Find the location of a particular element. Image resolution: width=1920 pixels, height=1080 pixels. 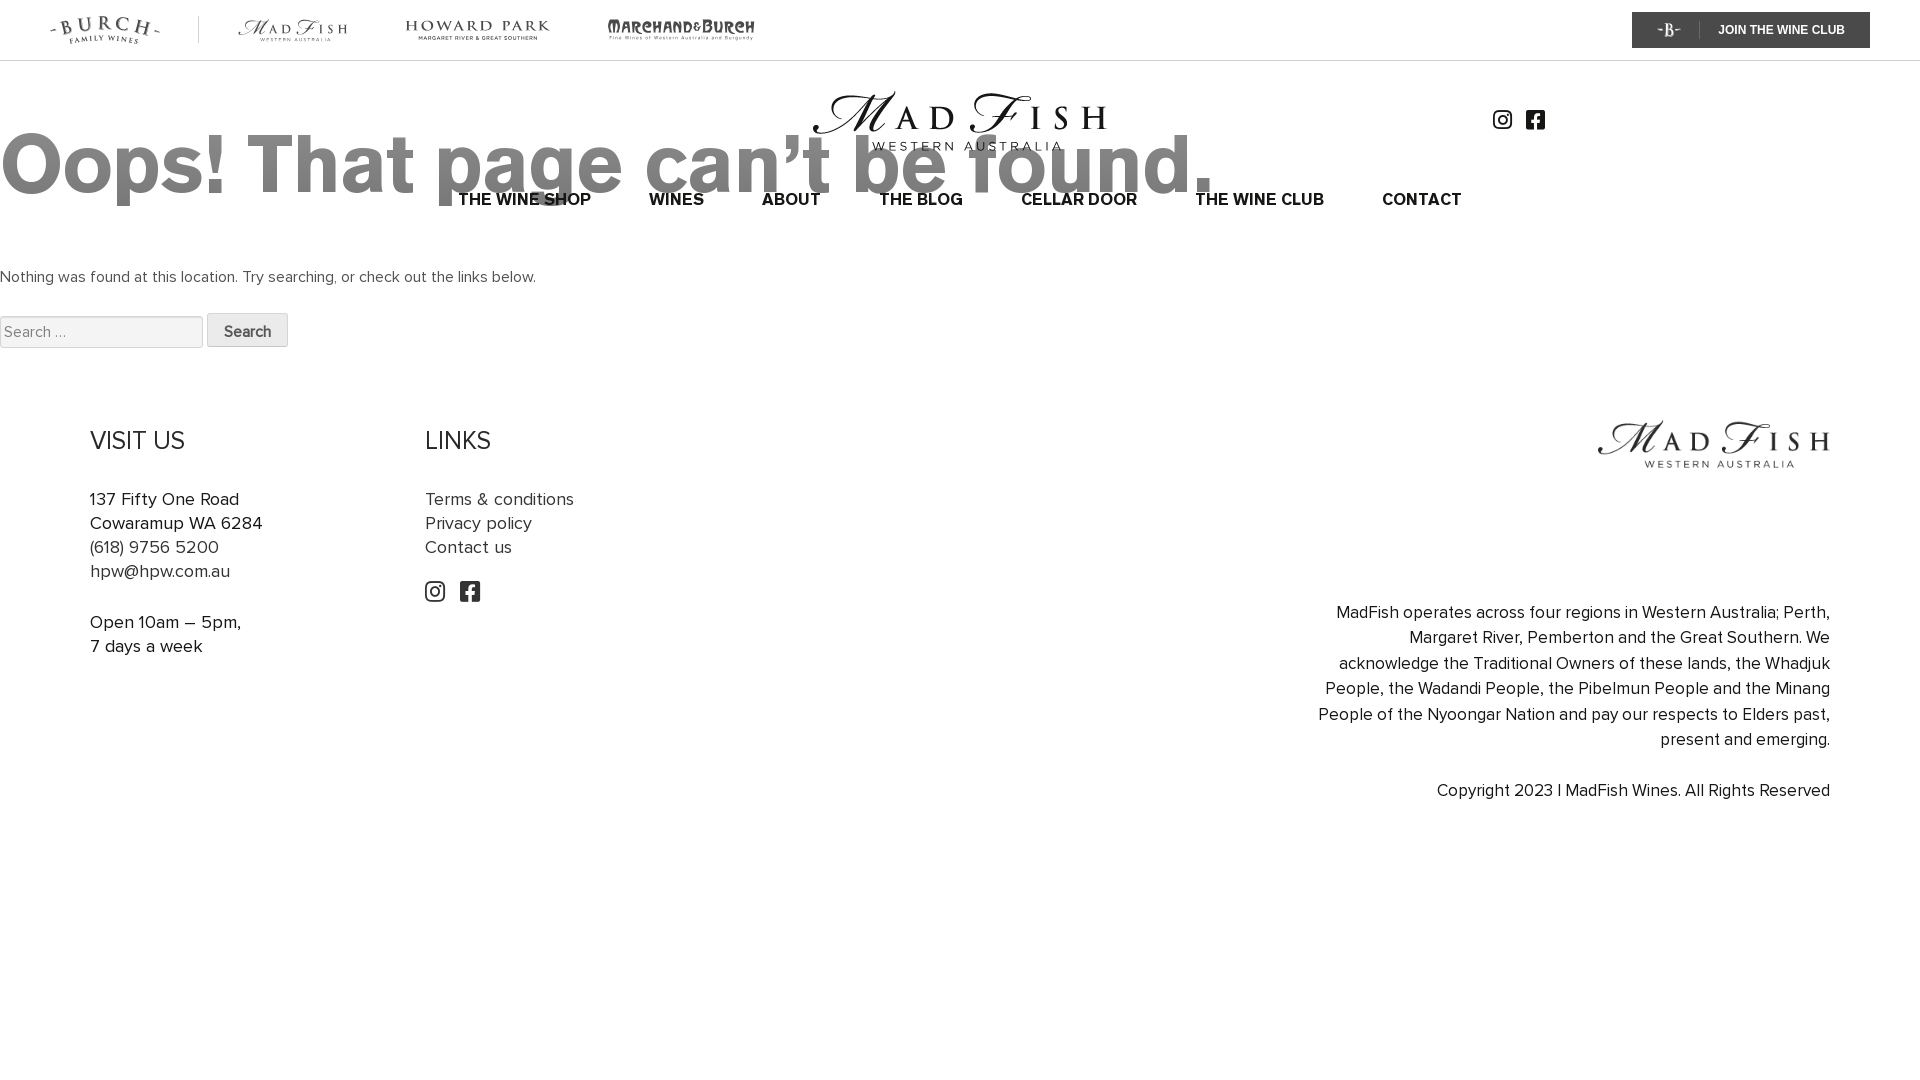

'CONTACT' is located at coordinates (1420, 199).